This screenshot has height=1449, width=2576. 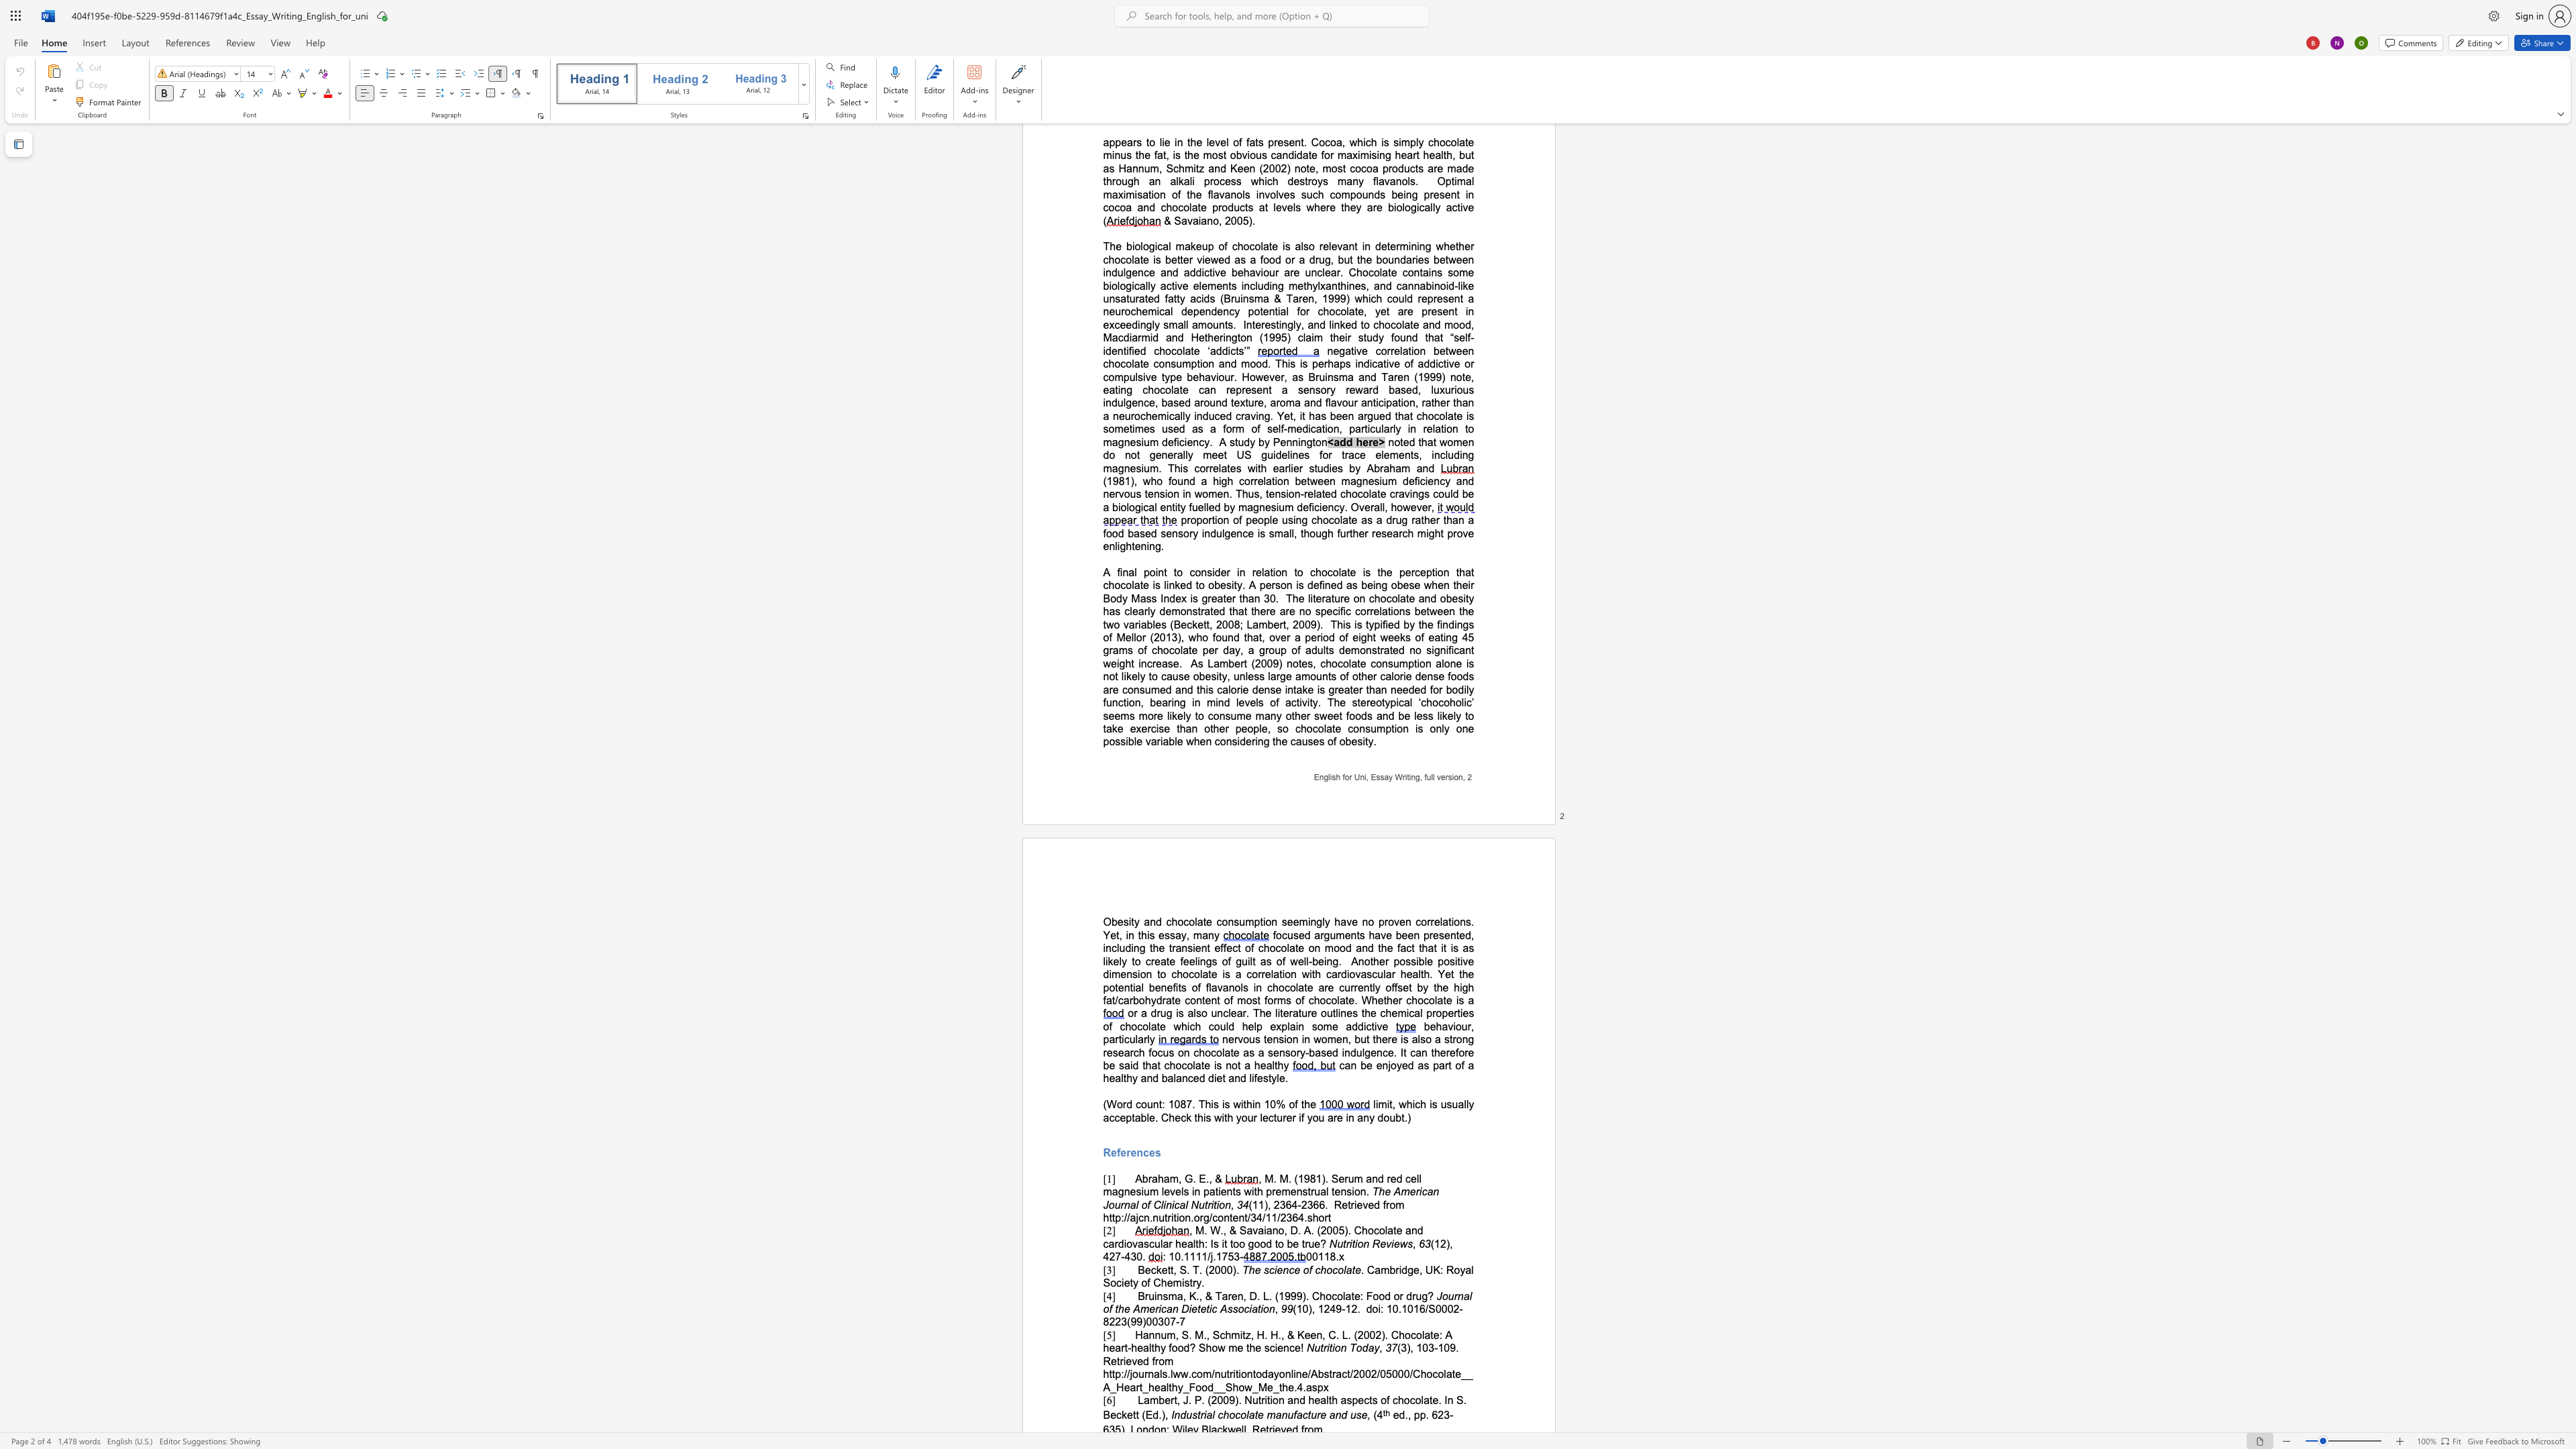 What do you see at coordinates (1189, 1281) in the screenshot?
I see `the subset text "try" within the text ". Cambridge, UK: Royal Society of Chemistry."` at bounding box center [1189, 1281].